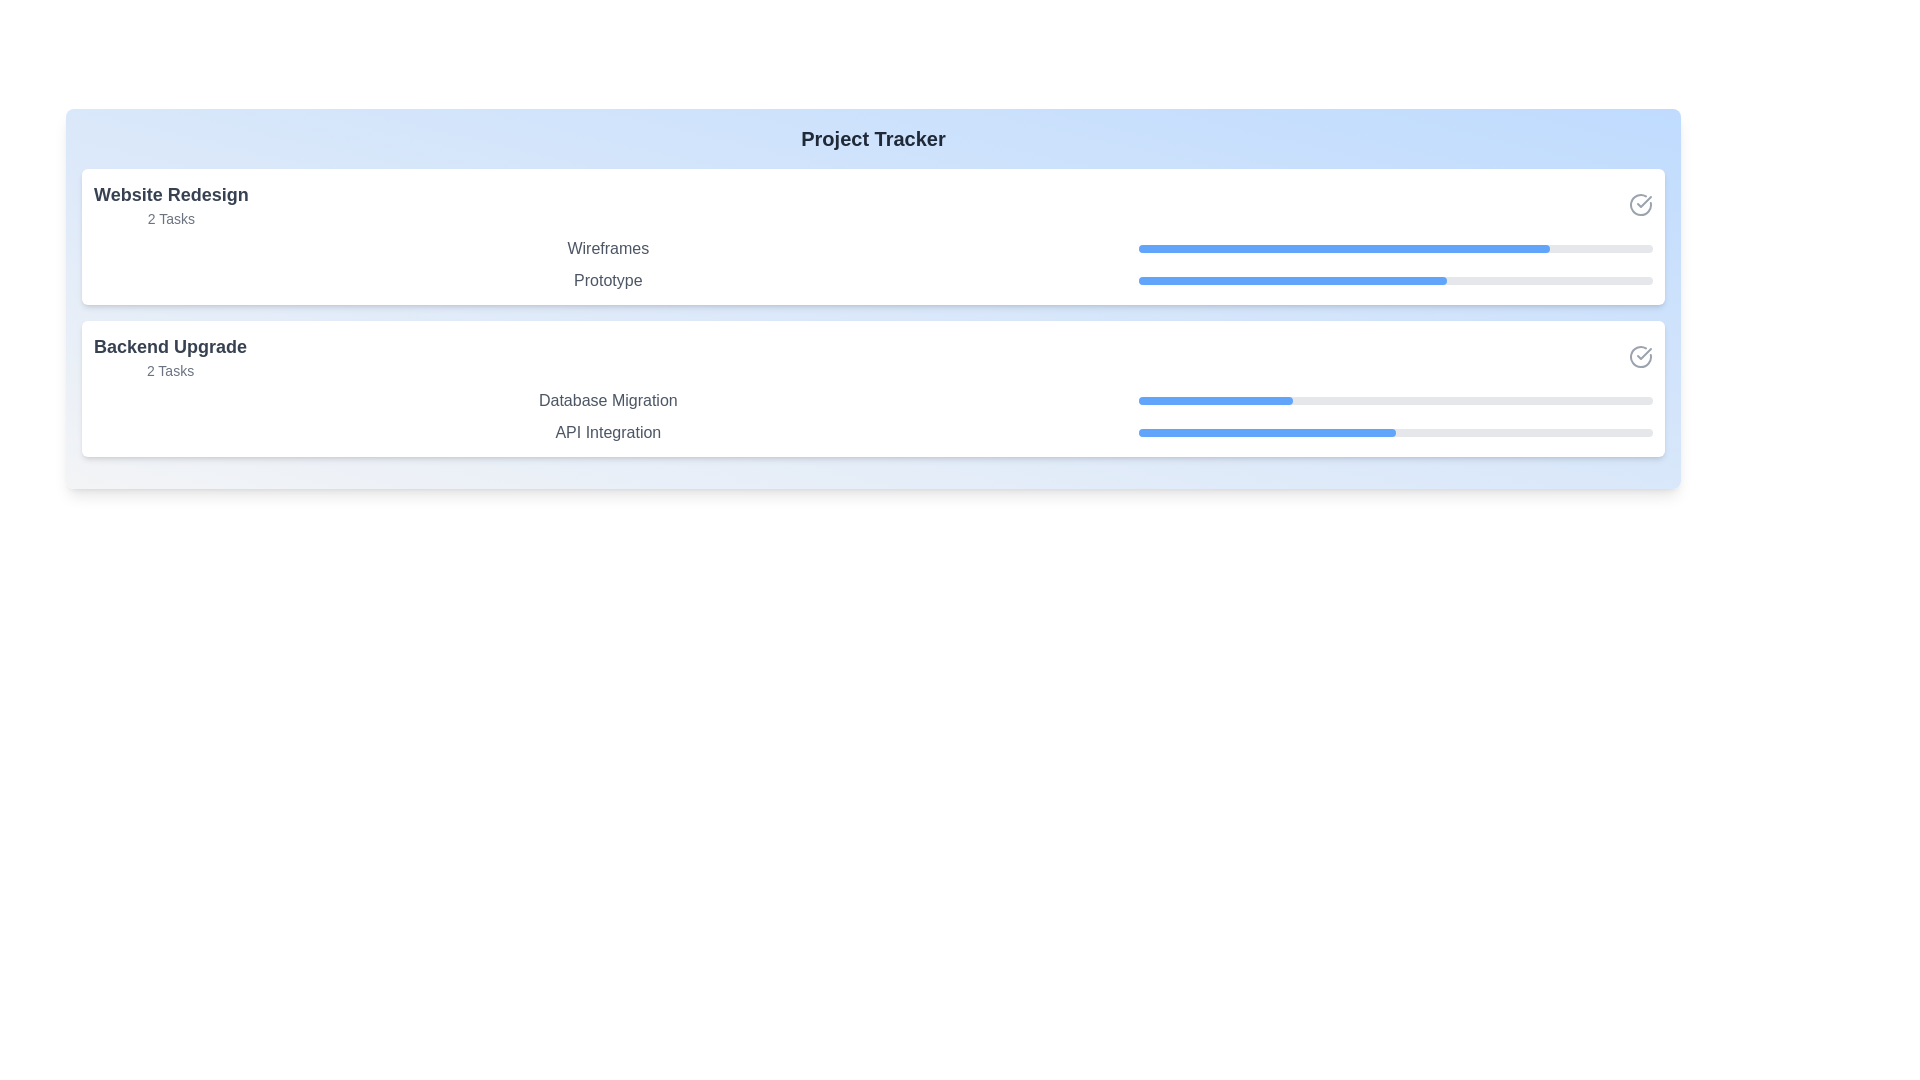 The width and height of the screenshot is (1920, 1080). I want to click on the progress bar segment indicating 30% completion of the 'Database Migration' task in the 'Backend Upgrade' section, so click(1214, 401).